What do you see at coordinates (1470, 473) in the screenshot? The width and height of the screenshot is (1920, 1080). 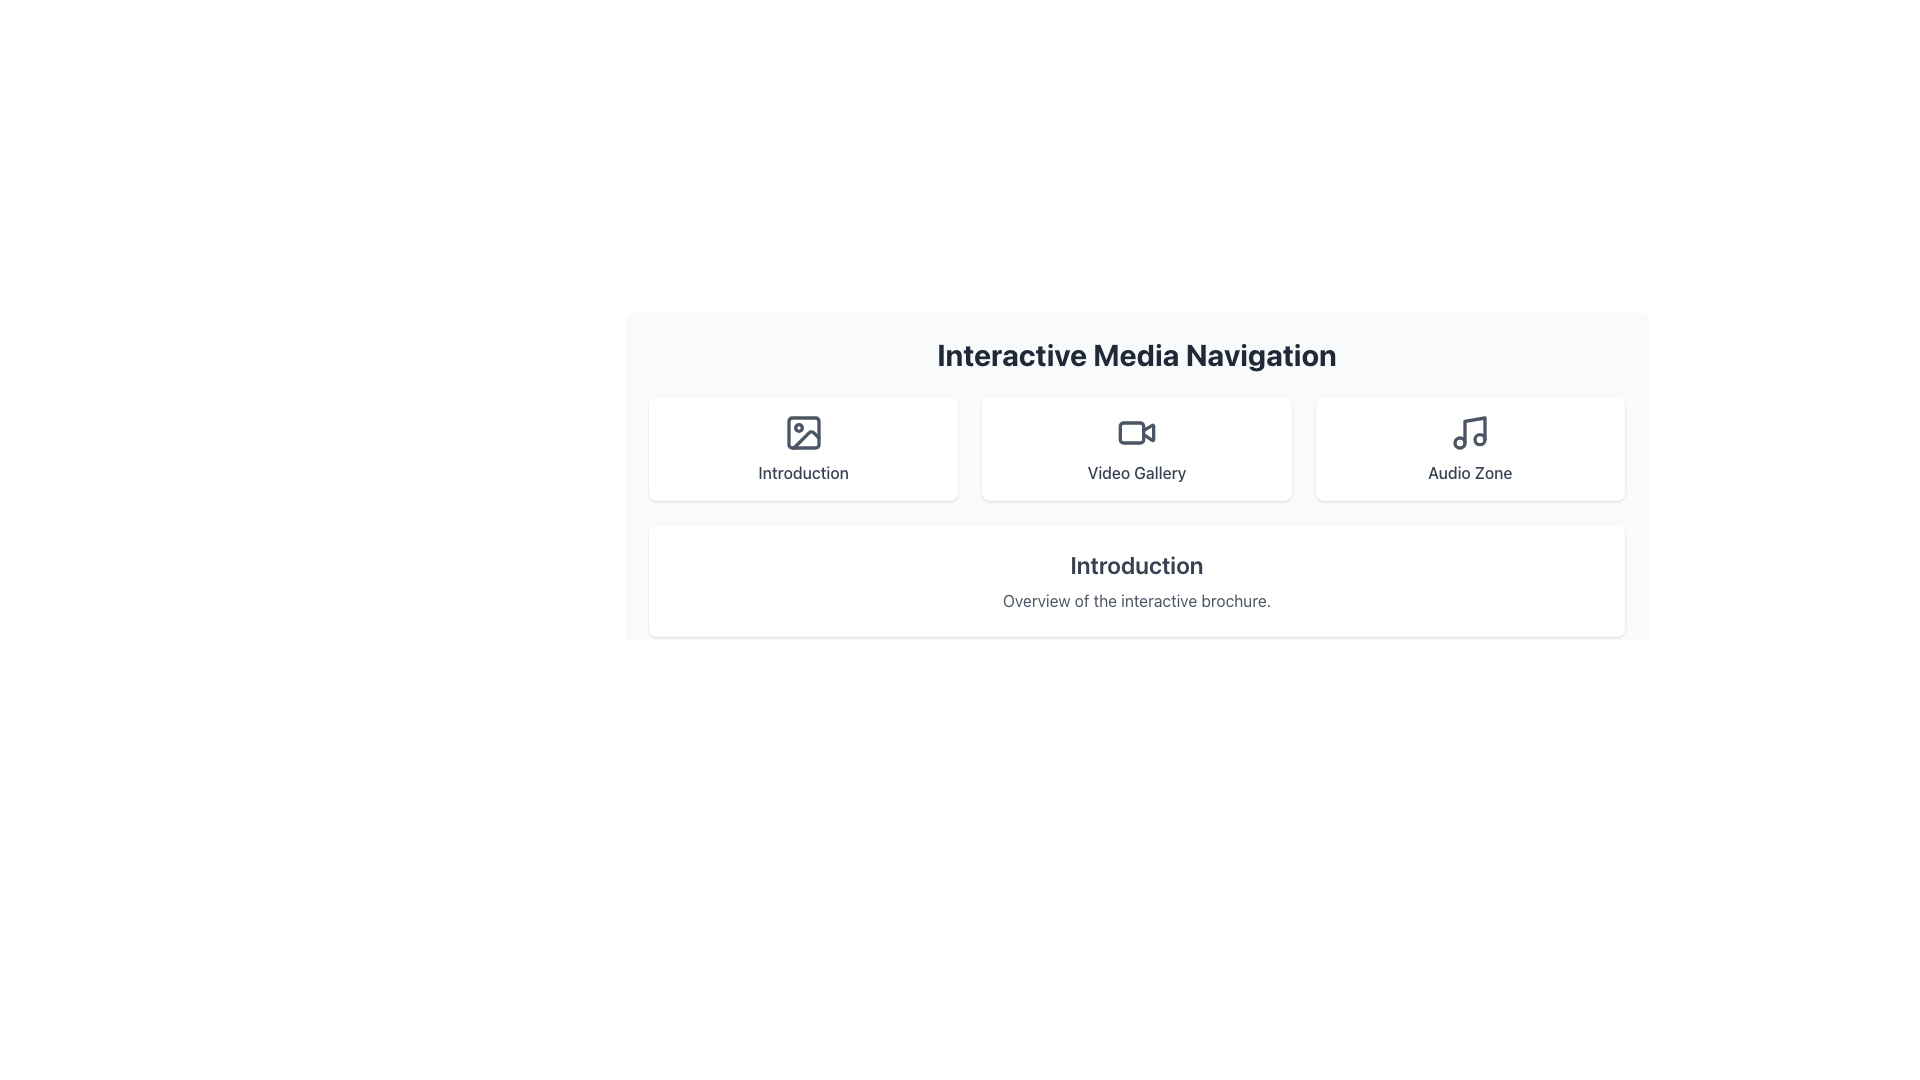 I see `the Static text label that describes the Audio Zone feature, located in the lower part of the third column of a grid, centered horizontally and below an icon` at bounding box center [1470, 473].